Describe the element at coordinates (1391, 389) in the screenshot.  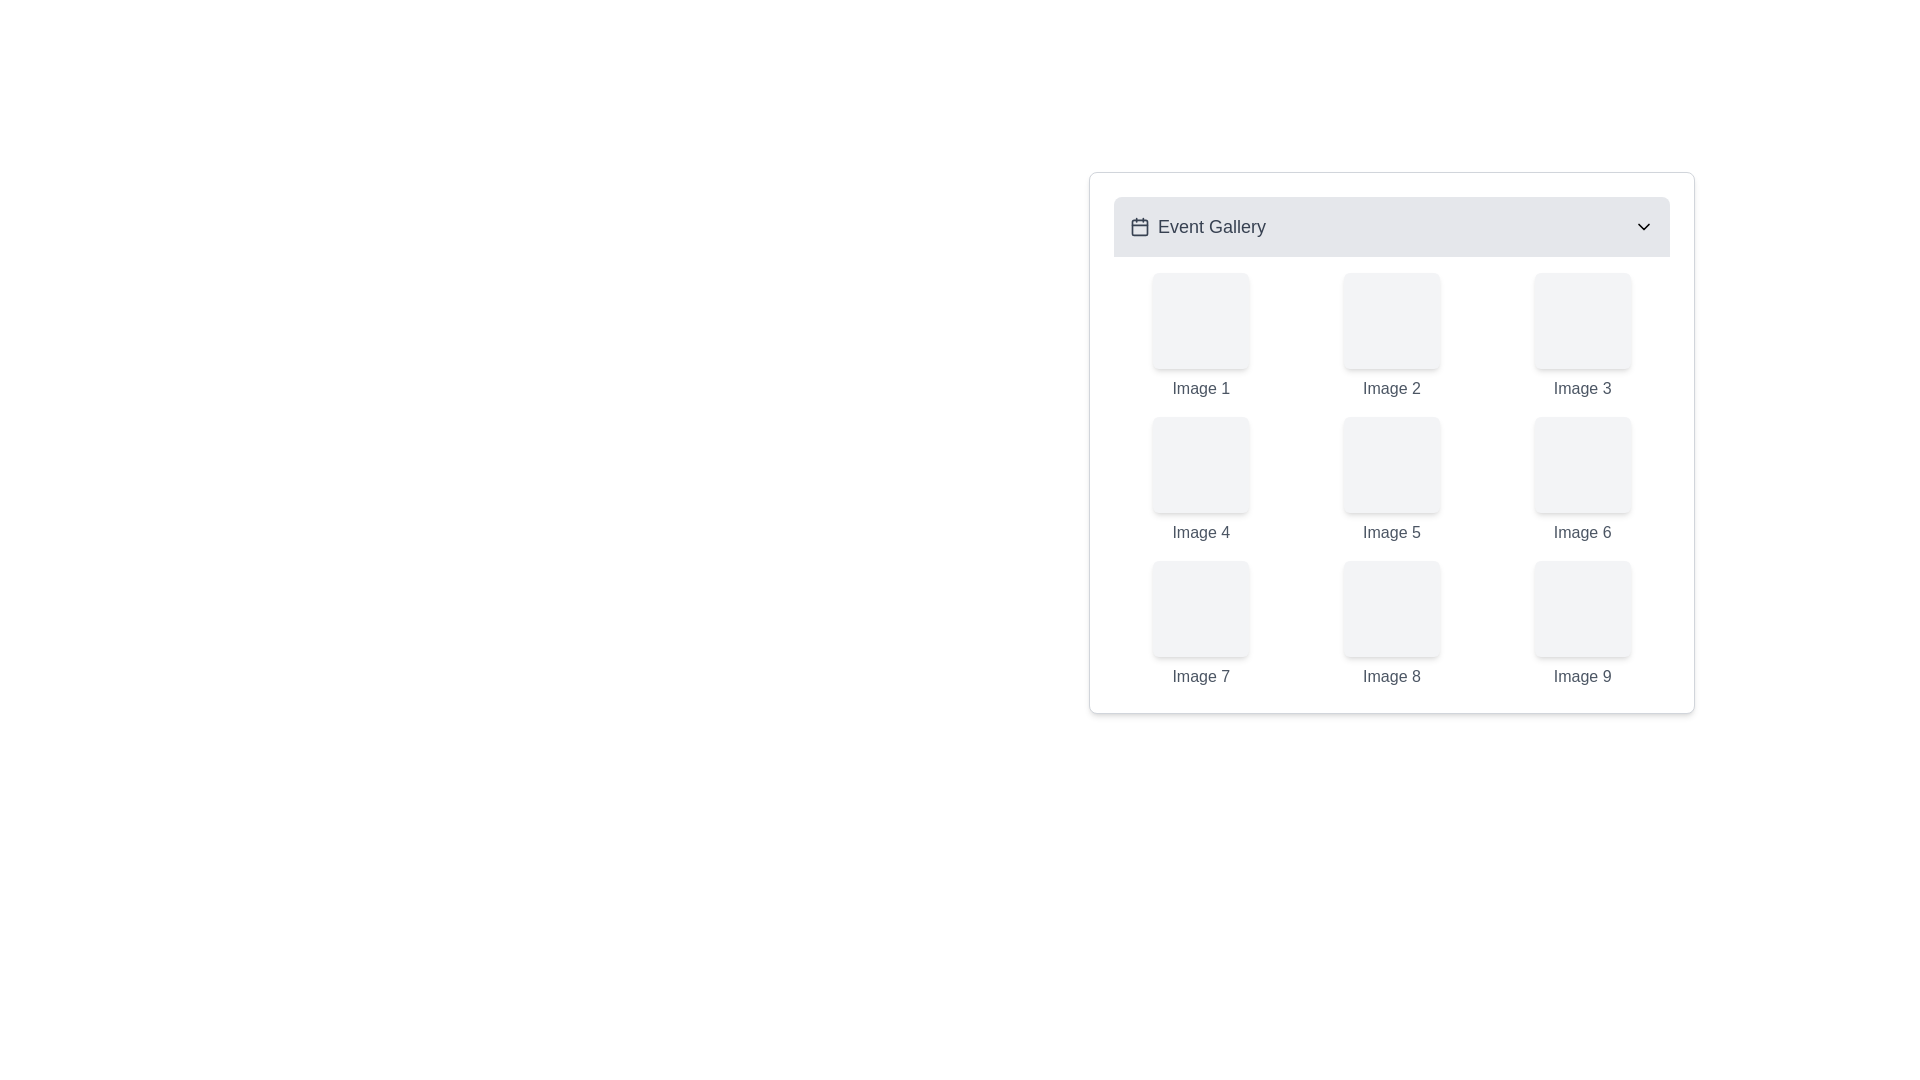
I see `the text label that serves as a description for the image placeholder, located at the upper-middle section of the gallery grid in the first row, center column` at that location.